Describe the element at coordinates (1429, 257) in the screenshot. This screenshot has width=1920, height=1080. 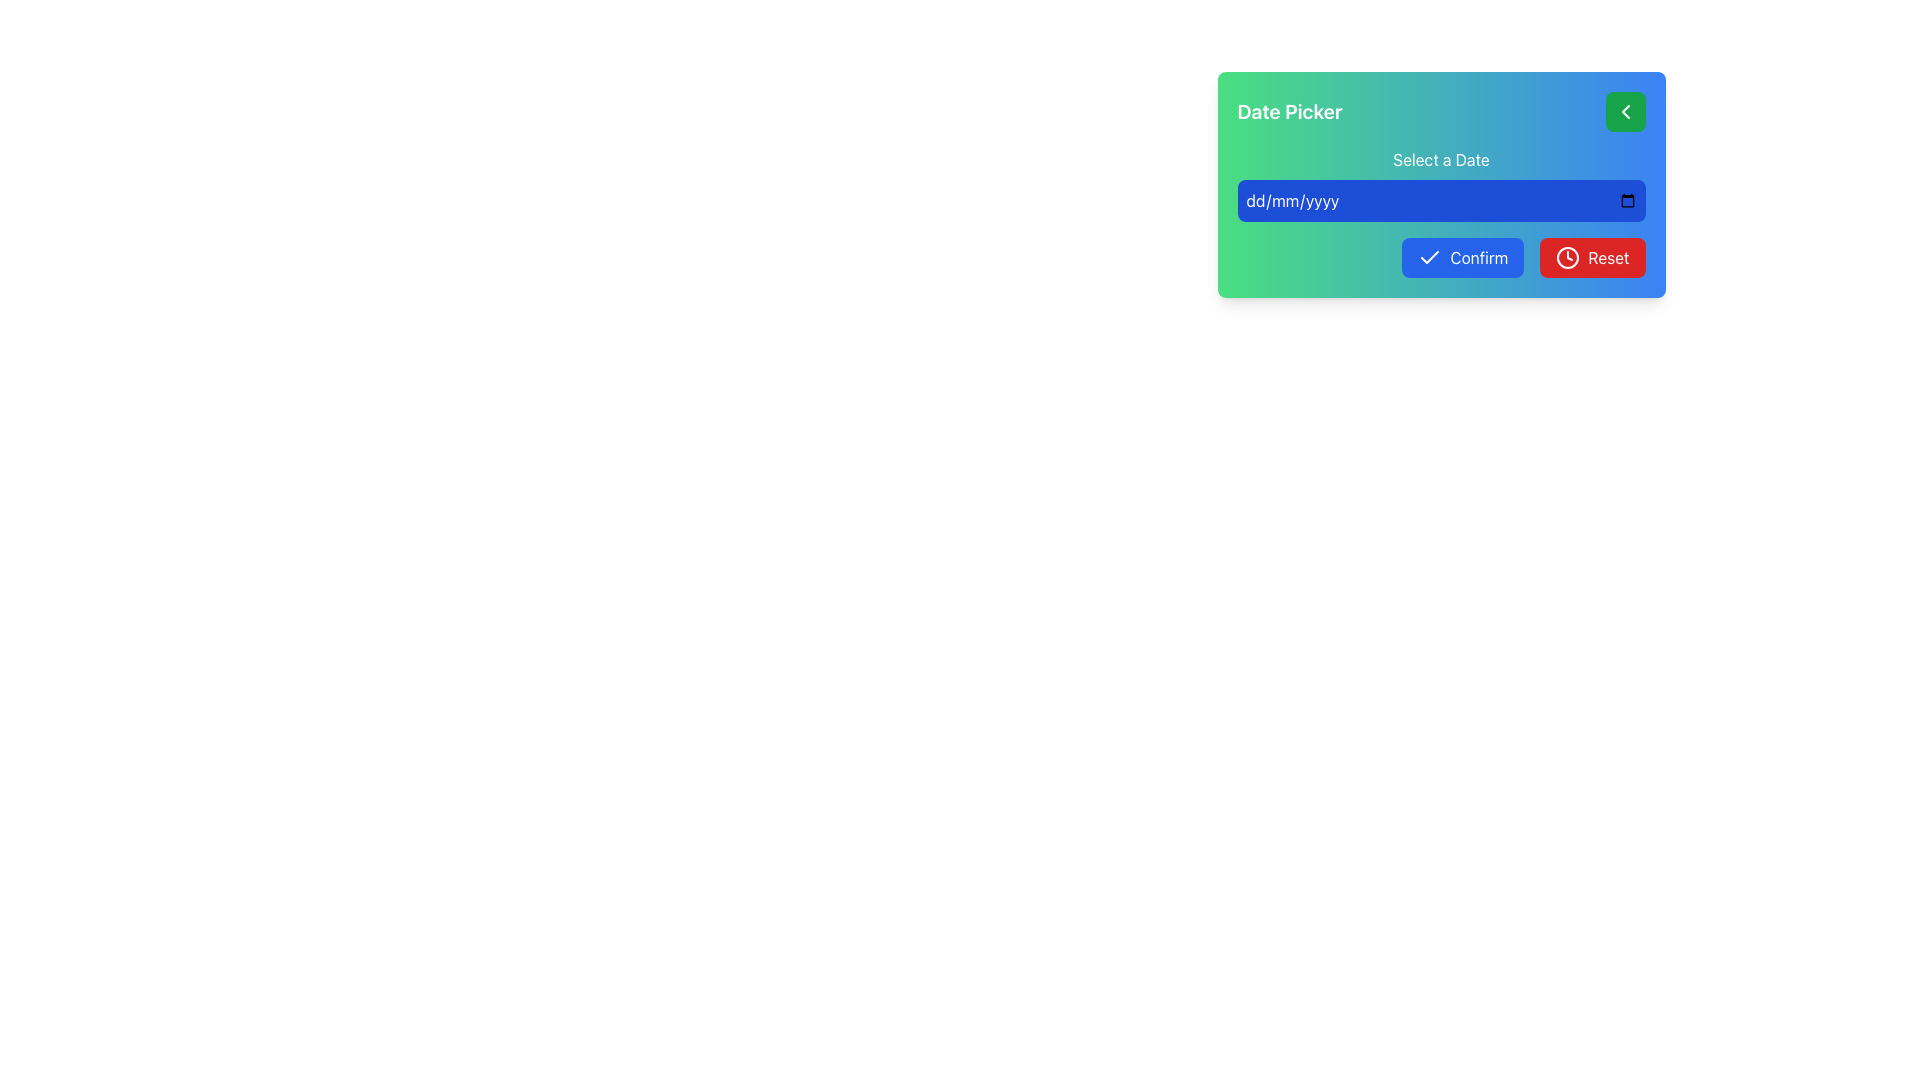
I see `the checkmark icon within the blue 'Confirm' button` at that location.